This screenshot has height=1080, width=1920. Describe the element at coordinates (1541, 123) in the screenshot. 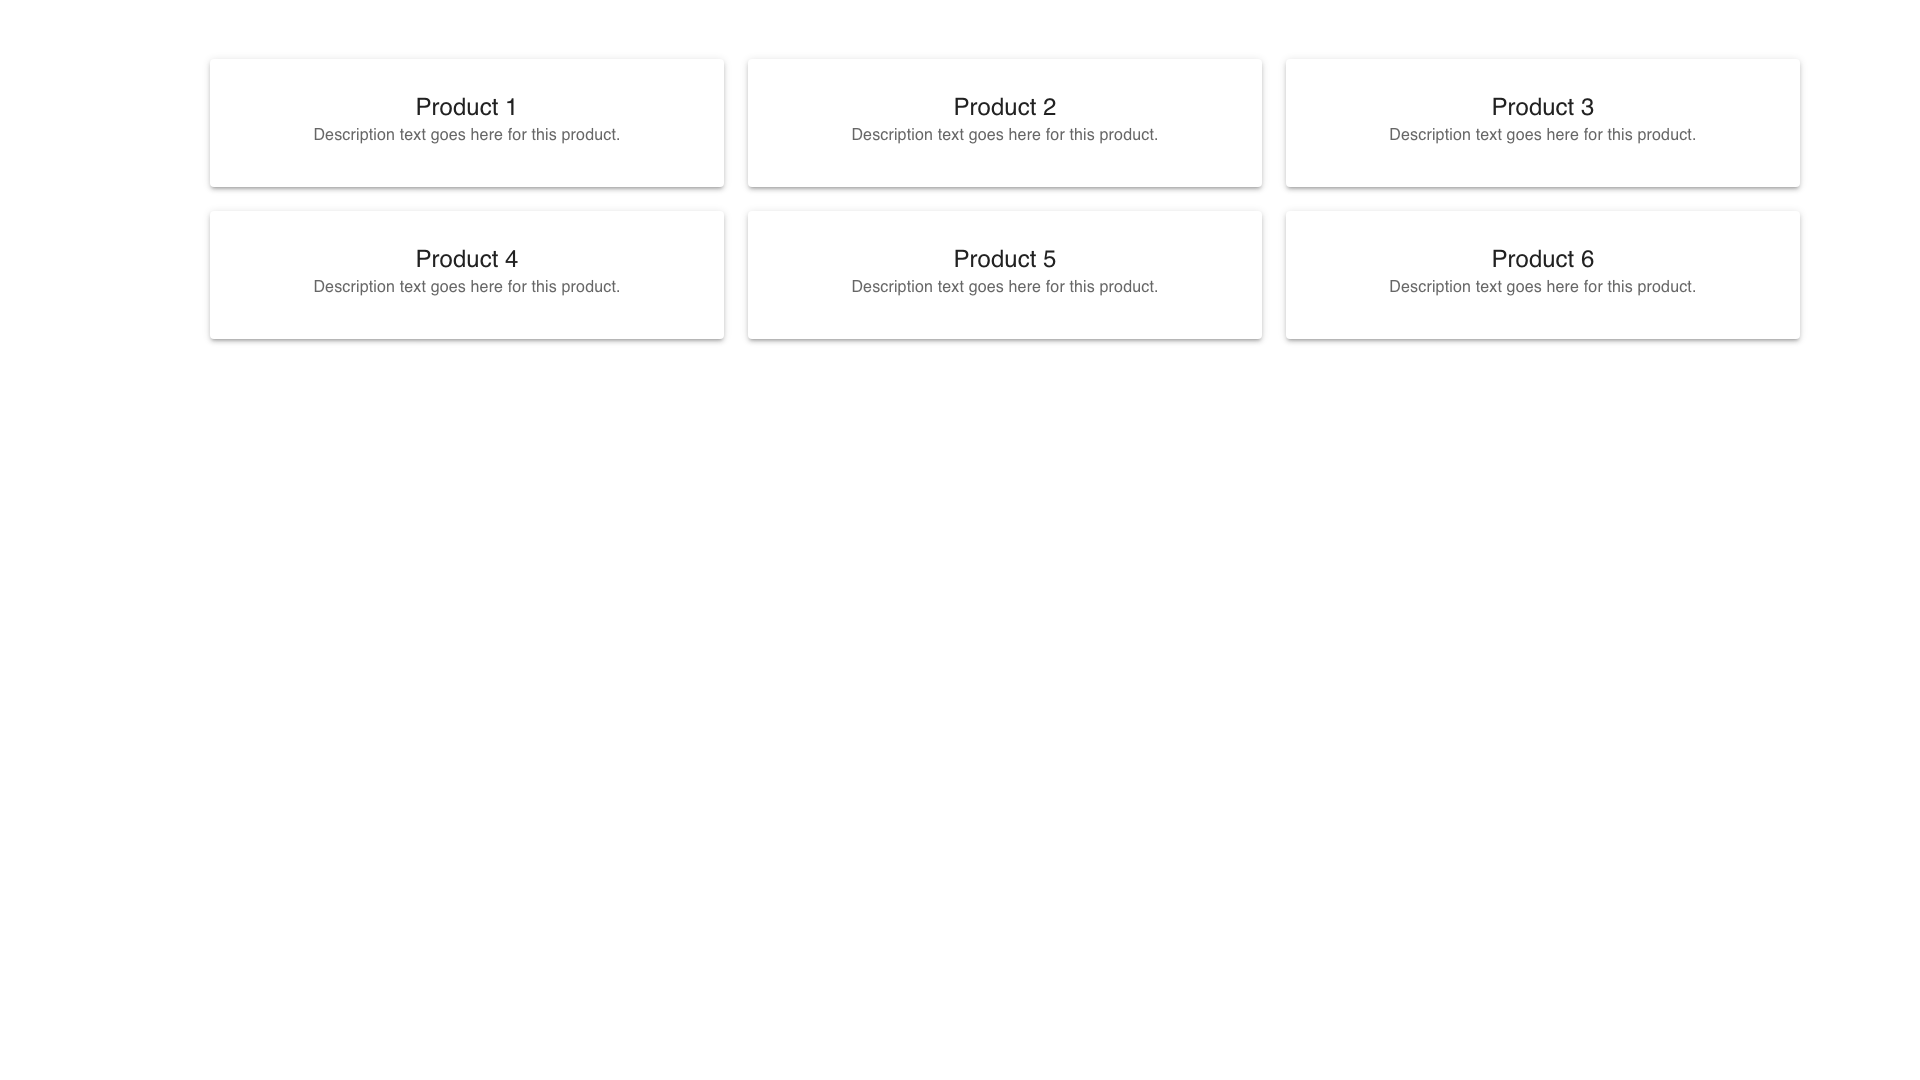

I see `the third product card located in the top-right position of the grid` at that location.